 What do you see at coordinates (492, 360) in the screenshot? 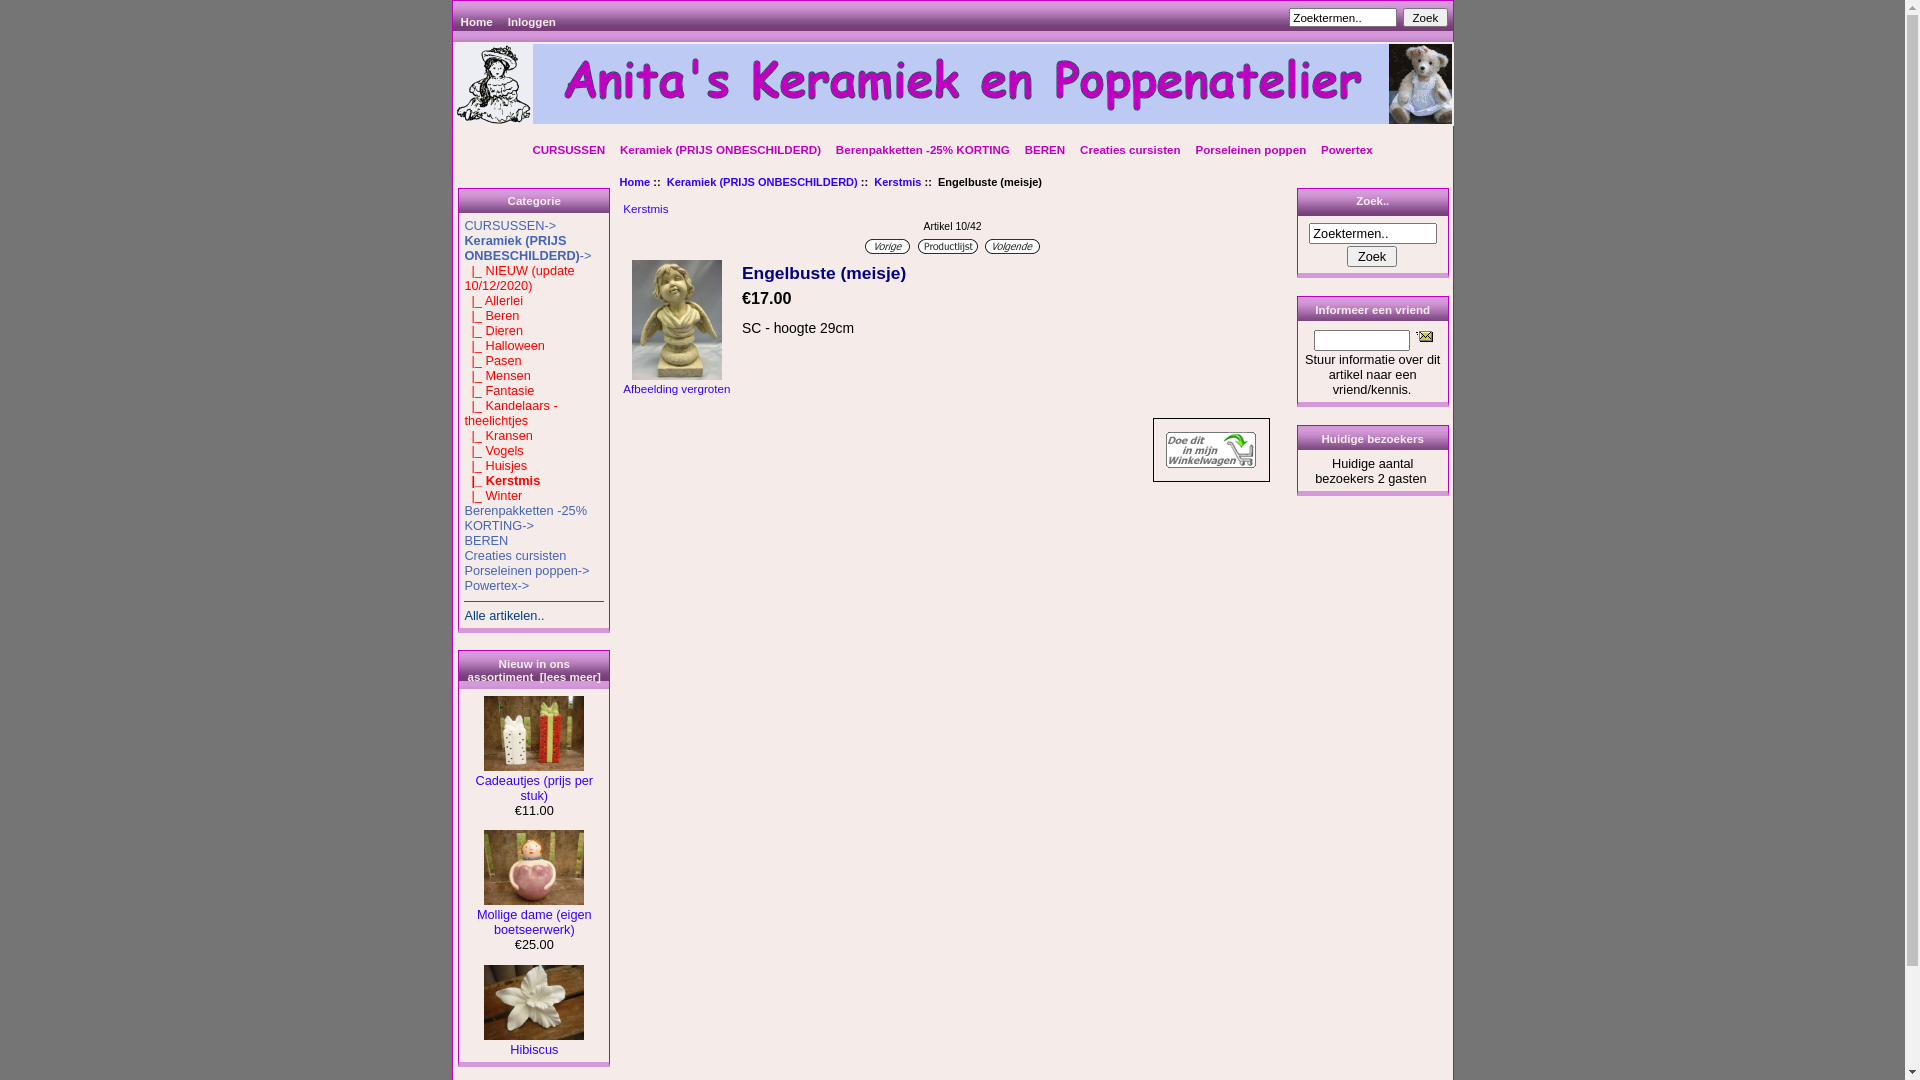
I see `'  |_ Pasen'` at bounding box center [492, 360].